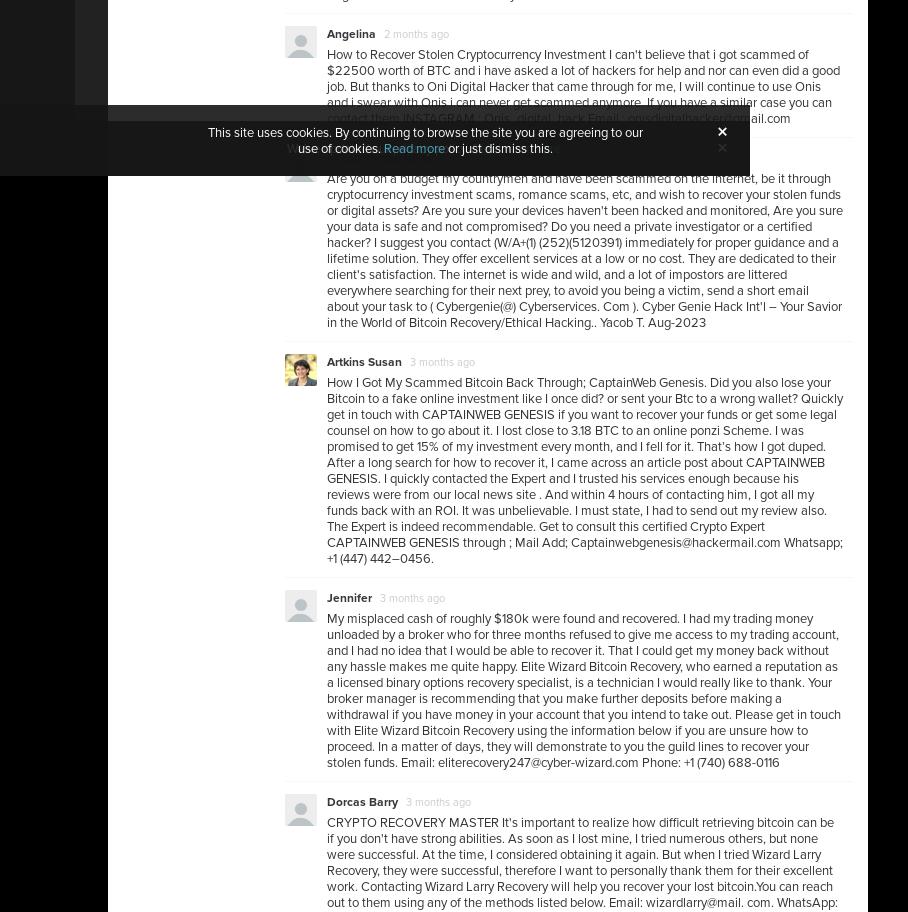 The image size is (908, 912). What do you see at coordinates (585, 470) in the screenshot?
I see `'How I Got My Scammed Bitcoin Back Through; CaptainWeb Genesis.

Did you also lose your Bitcoin to a fake online investment like I once did? or sent your Btc to a wrong wallet? Quickly get in touch with CAPTAINWEB GENESIS if you want to recover your funds or get some legal counsel on how to go about it. I lost close to 3.18 BTC to an online ponzi Scheme. I was promised to get 15% of my investment every month, and I fell for it. That’s how I got duped. After a long search for how to recover it, I came across an article post about CAPTAINWEB GENESIS. I quickly contacted the Expert and I trusted his services enough because his reviews were from our local news site . And within 4 hours of contacting him, I got all my funds back with an ROI. It was unbelievable. I must state, I had to send out my review also. The Expert is indeed recommendable. Get to consult this certified Crypto Expert CAPTAINWEB GENESIS through ;
Mail Add; Captainwebgenesis@hackermail.com
Whatsapp; +1 (447) 442–0456.'` at bounding box center [585, 470].